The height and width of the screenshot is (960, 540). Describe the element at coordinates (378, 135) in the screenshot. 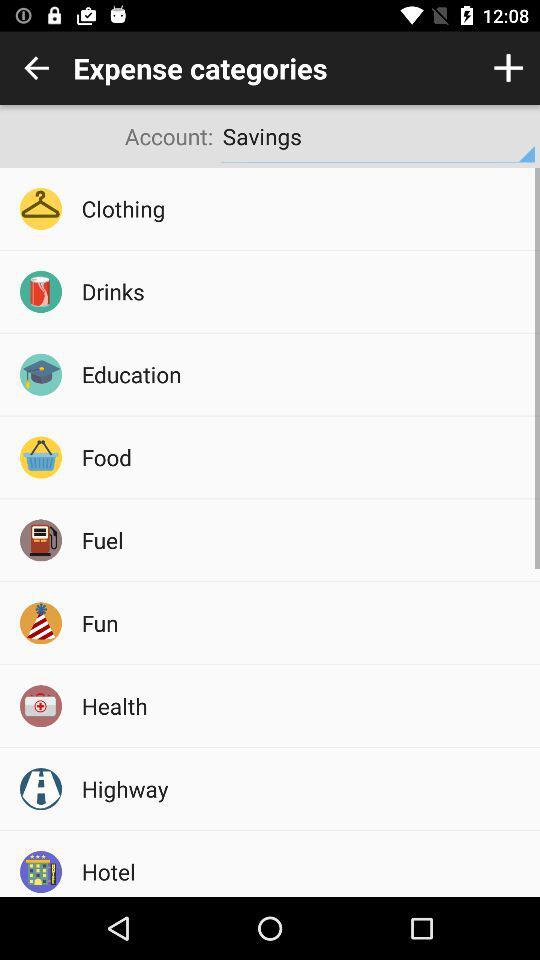

I see `the savings icon` at that location.